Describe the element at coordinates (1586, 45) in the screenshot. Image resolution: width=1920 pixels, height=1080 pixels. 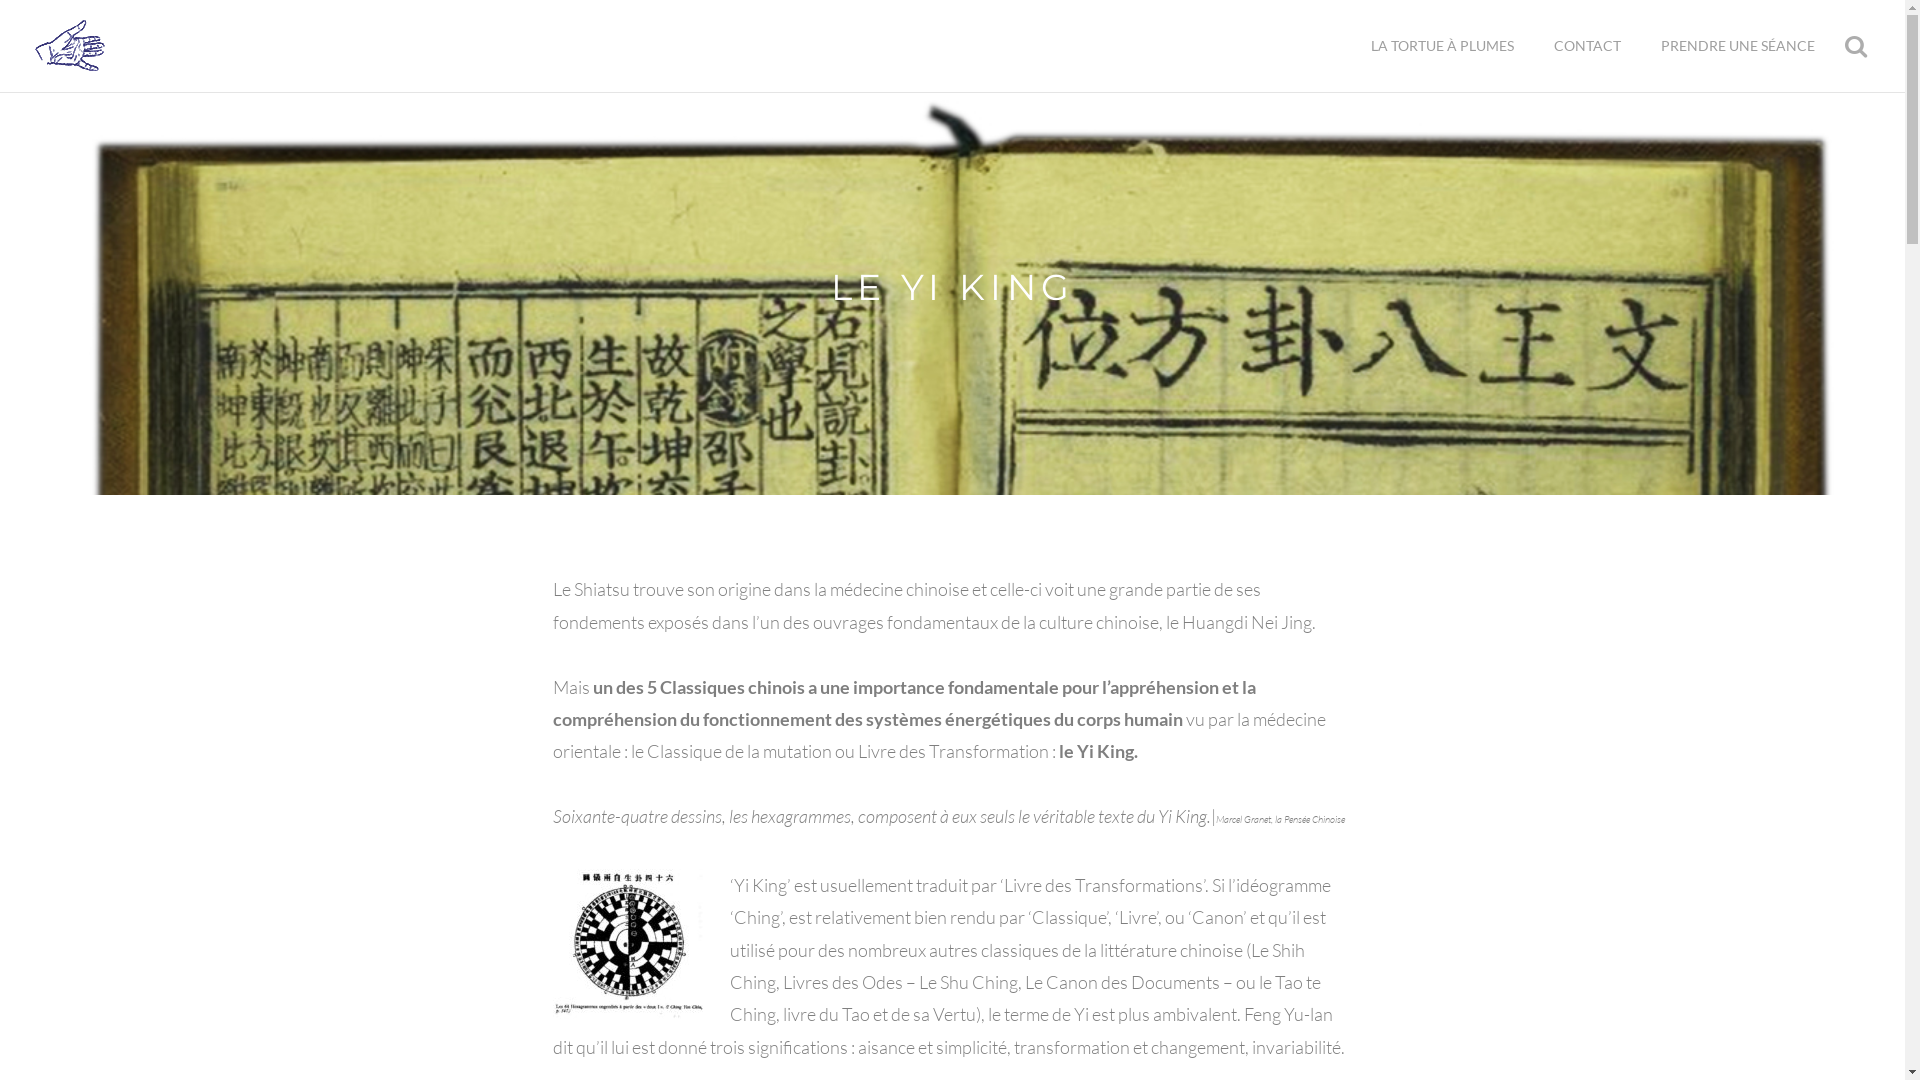
I see `'CONTACT'` at that location.